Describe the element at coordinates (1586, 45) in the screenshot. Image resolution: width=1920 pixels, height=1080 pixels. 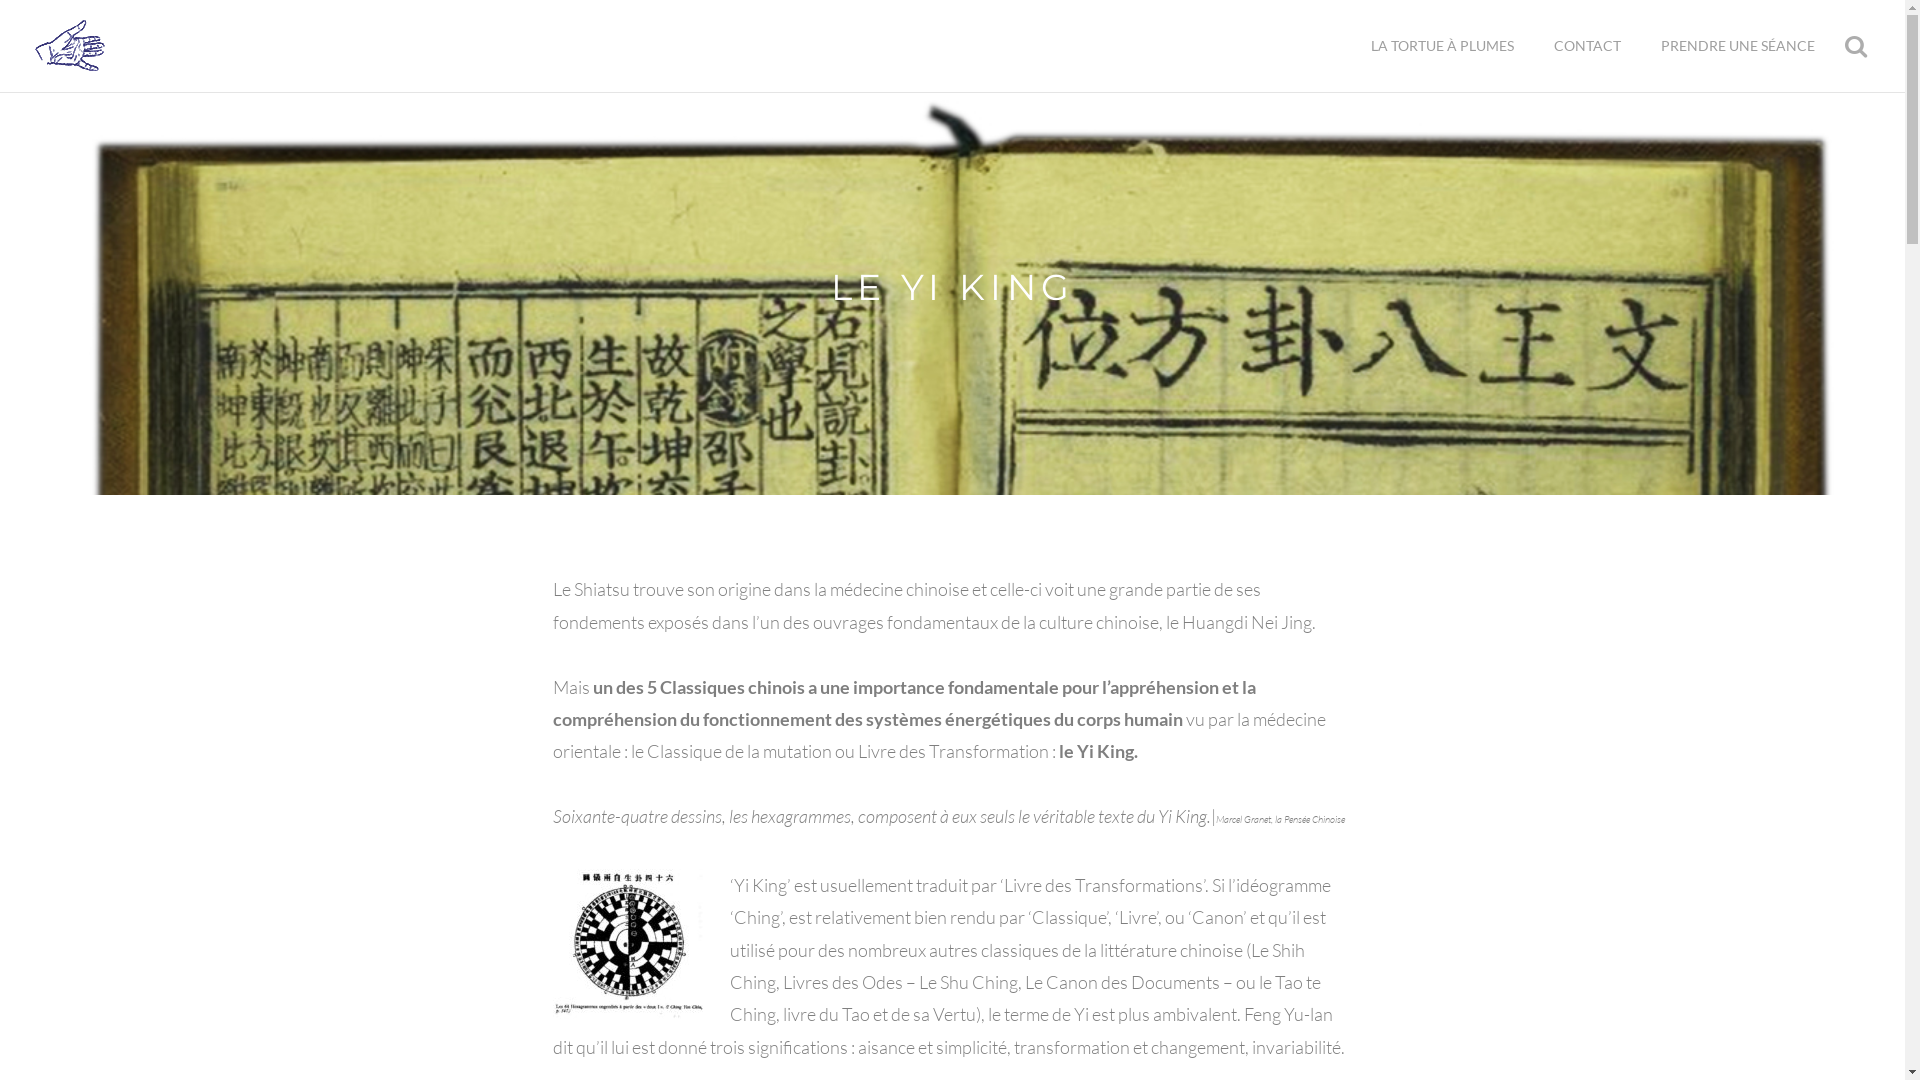
I see `'CONTACT'` at that location.